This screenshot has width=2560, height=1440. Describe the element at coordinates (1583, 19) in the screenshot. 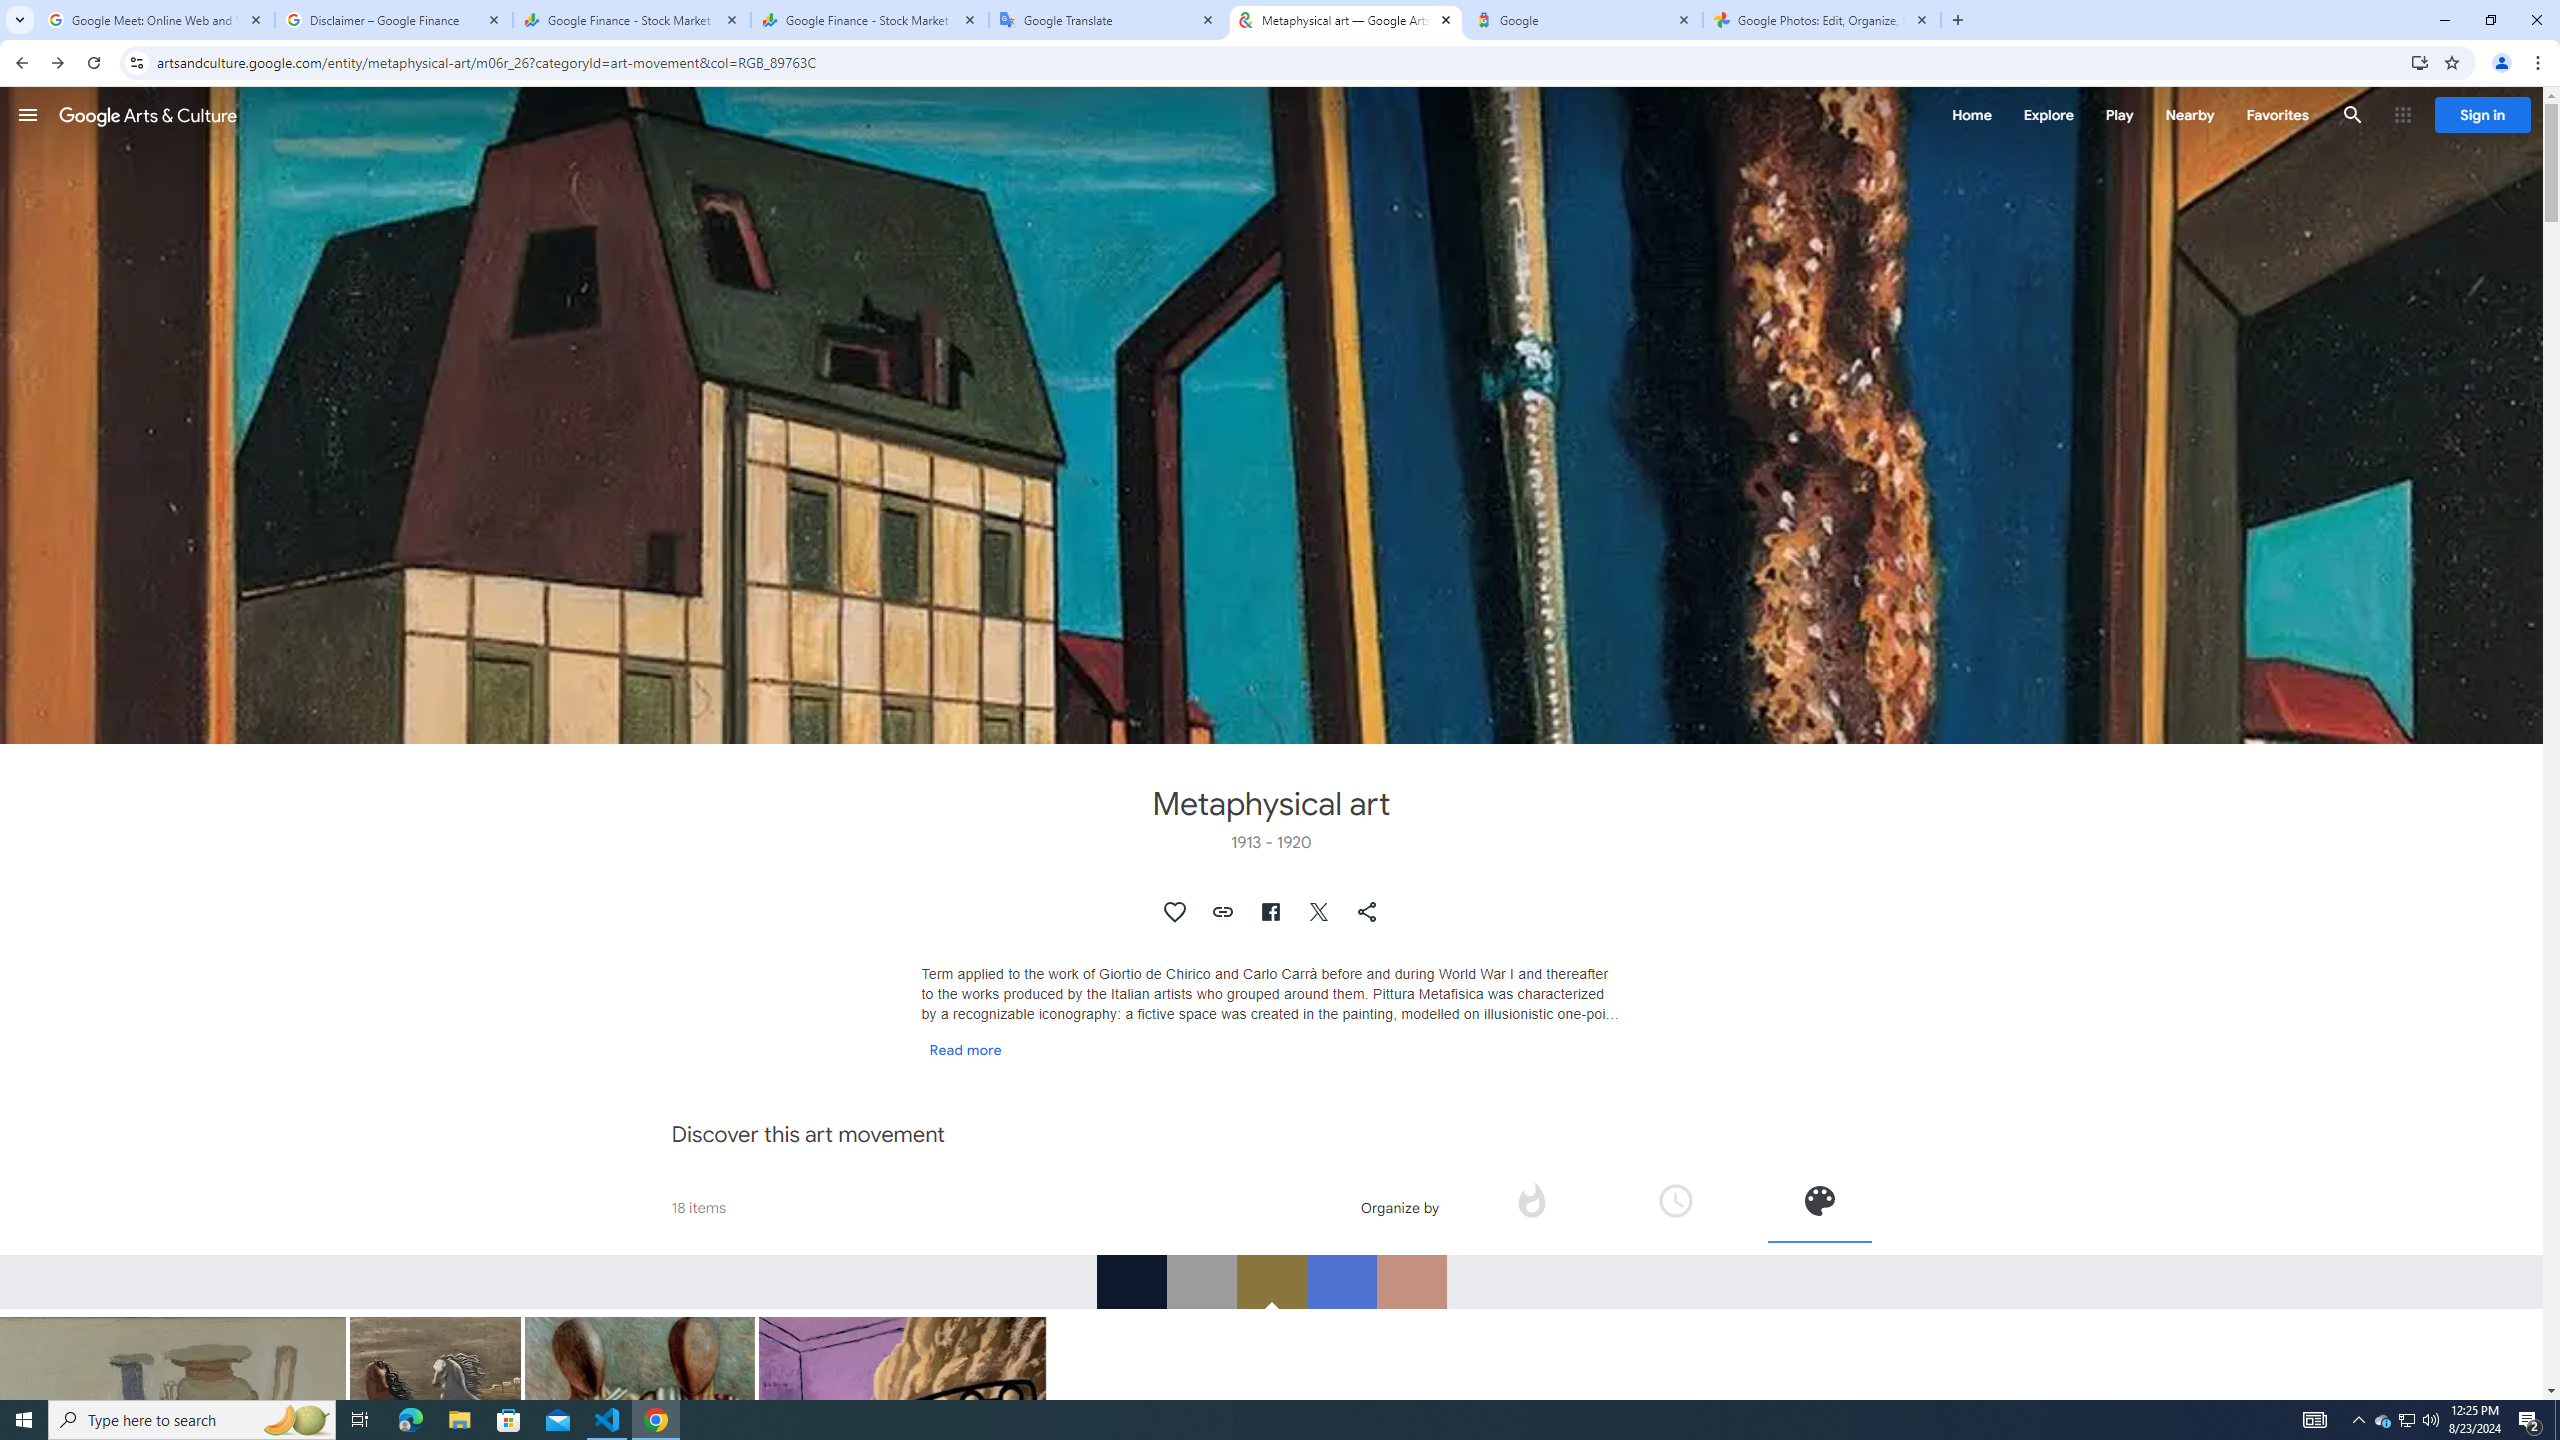

I see `'Google'` at that location.